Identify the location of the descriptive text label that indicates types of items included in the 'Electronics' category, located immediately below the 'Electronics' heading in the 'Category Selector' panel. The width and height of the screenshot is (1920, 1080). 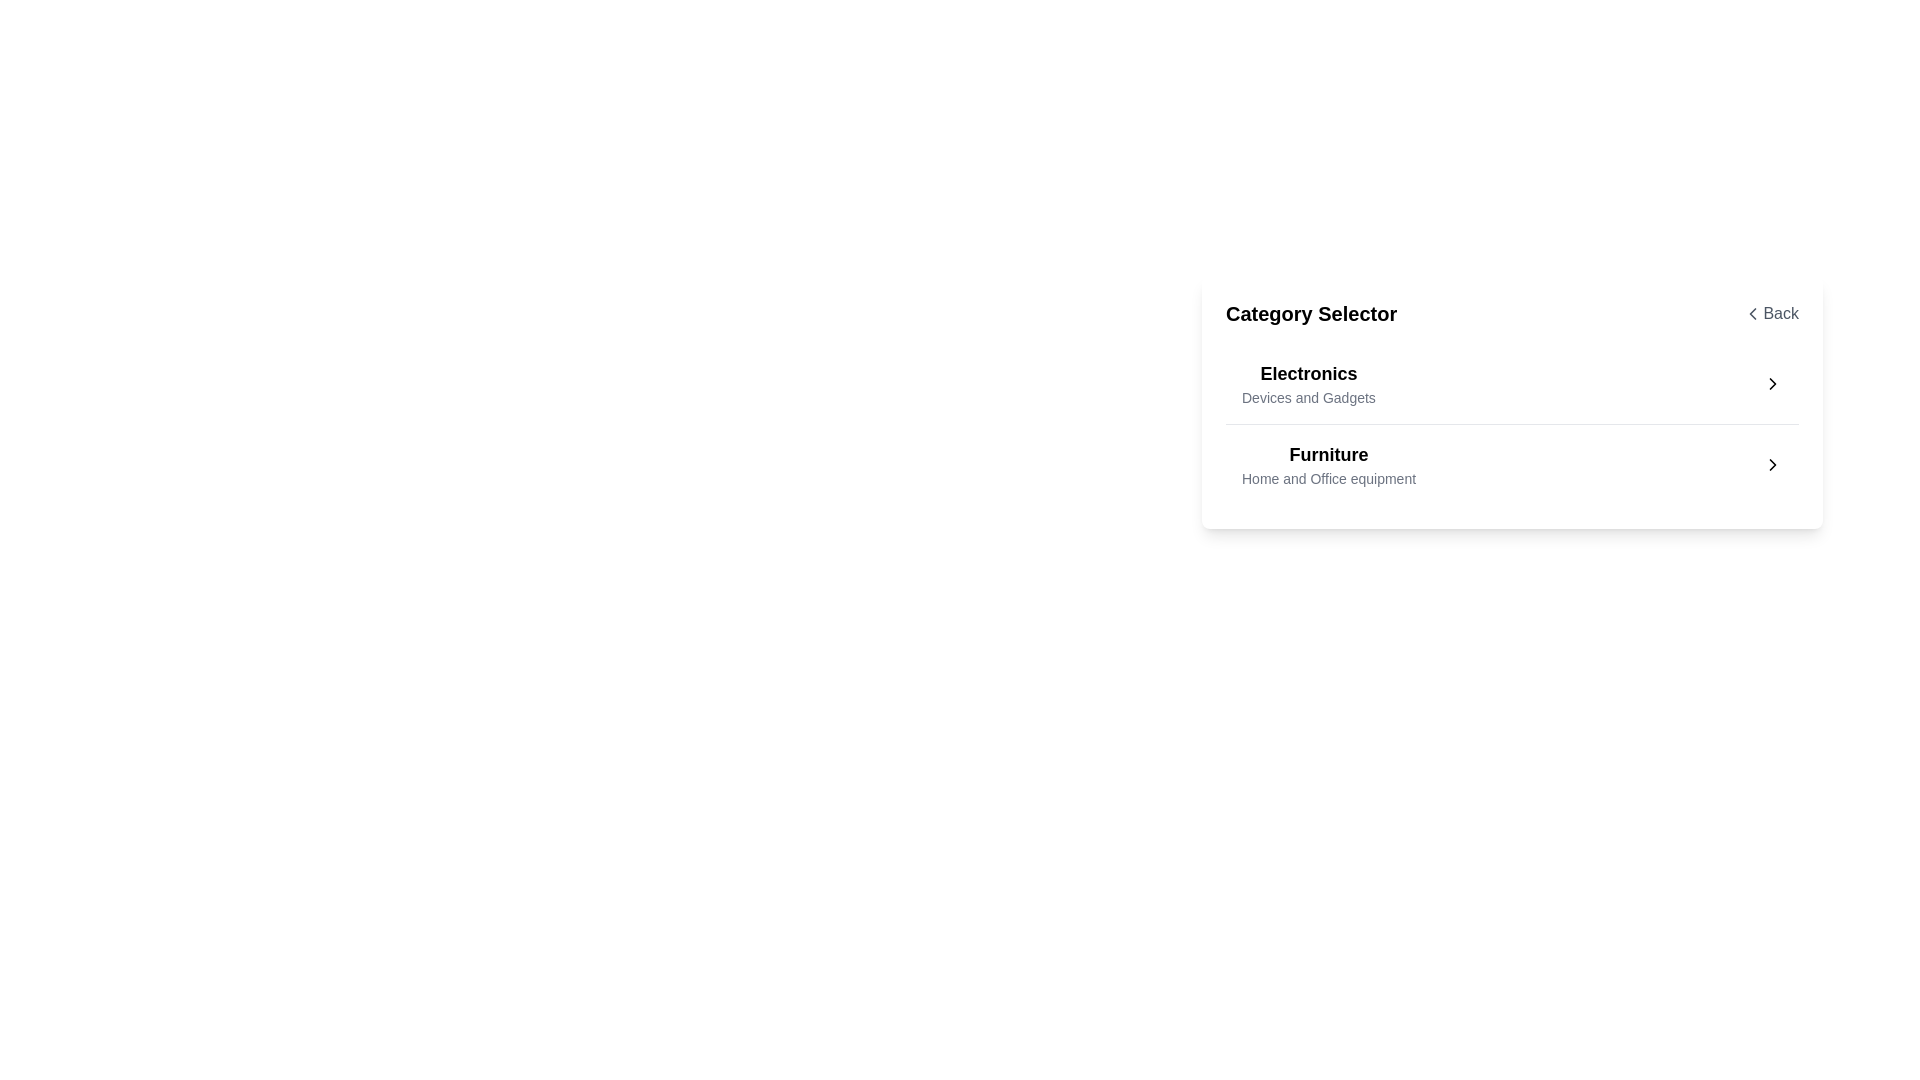
(1308, 397).